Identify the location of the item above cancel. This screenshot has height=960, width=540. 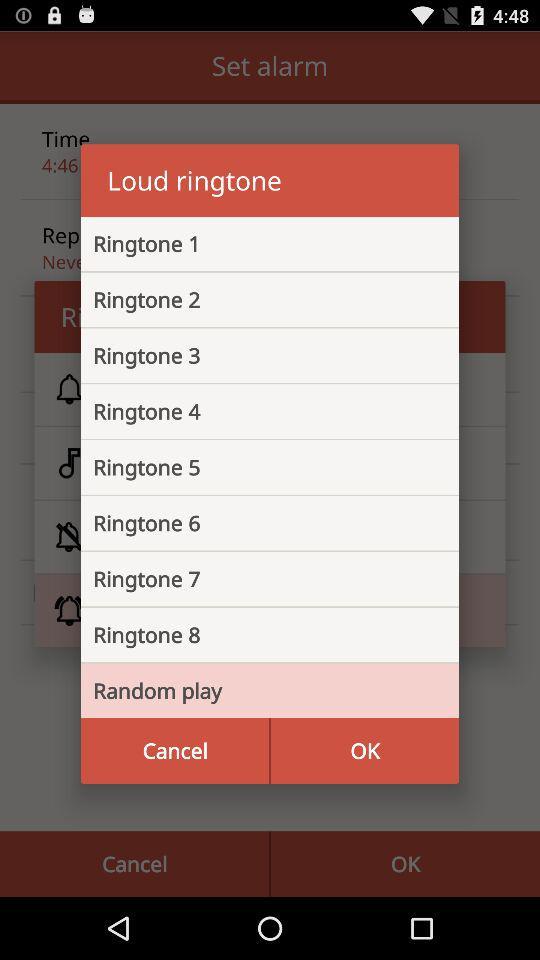
(254, 690).